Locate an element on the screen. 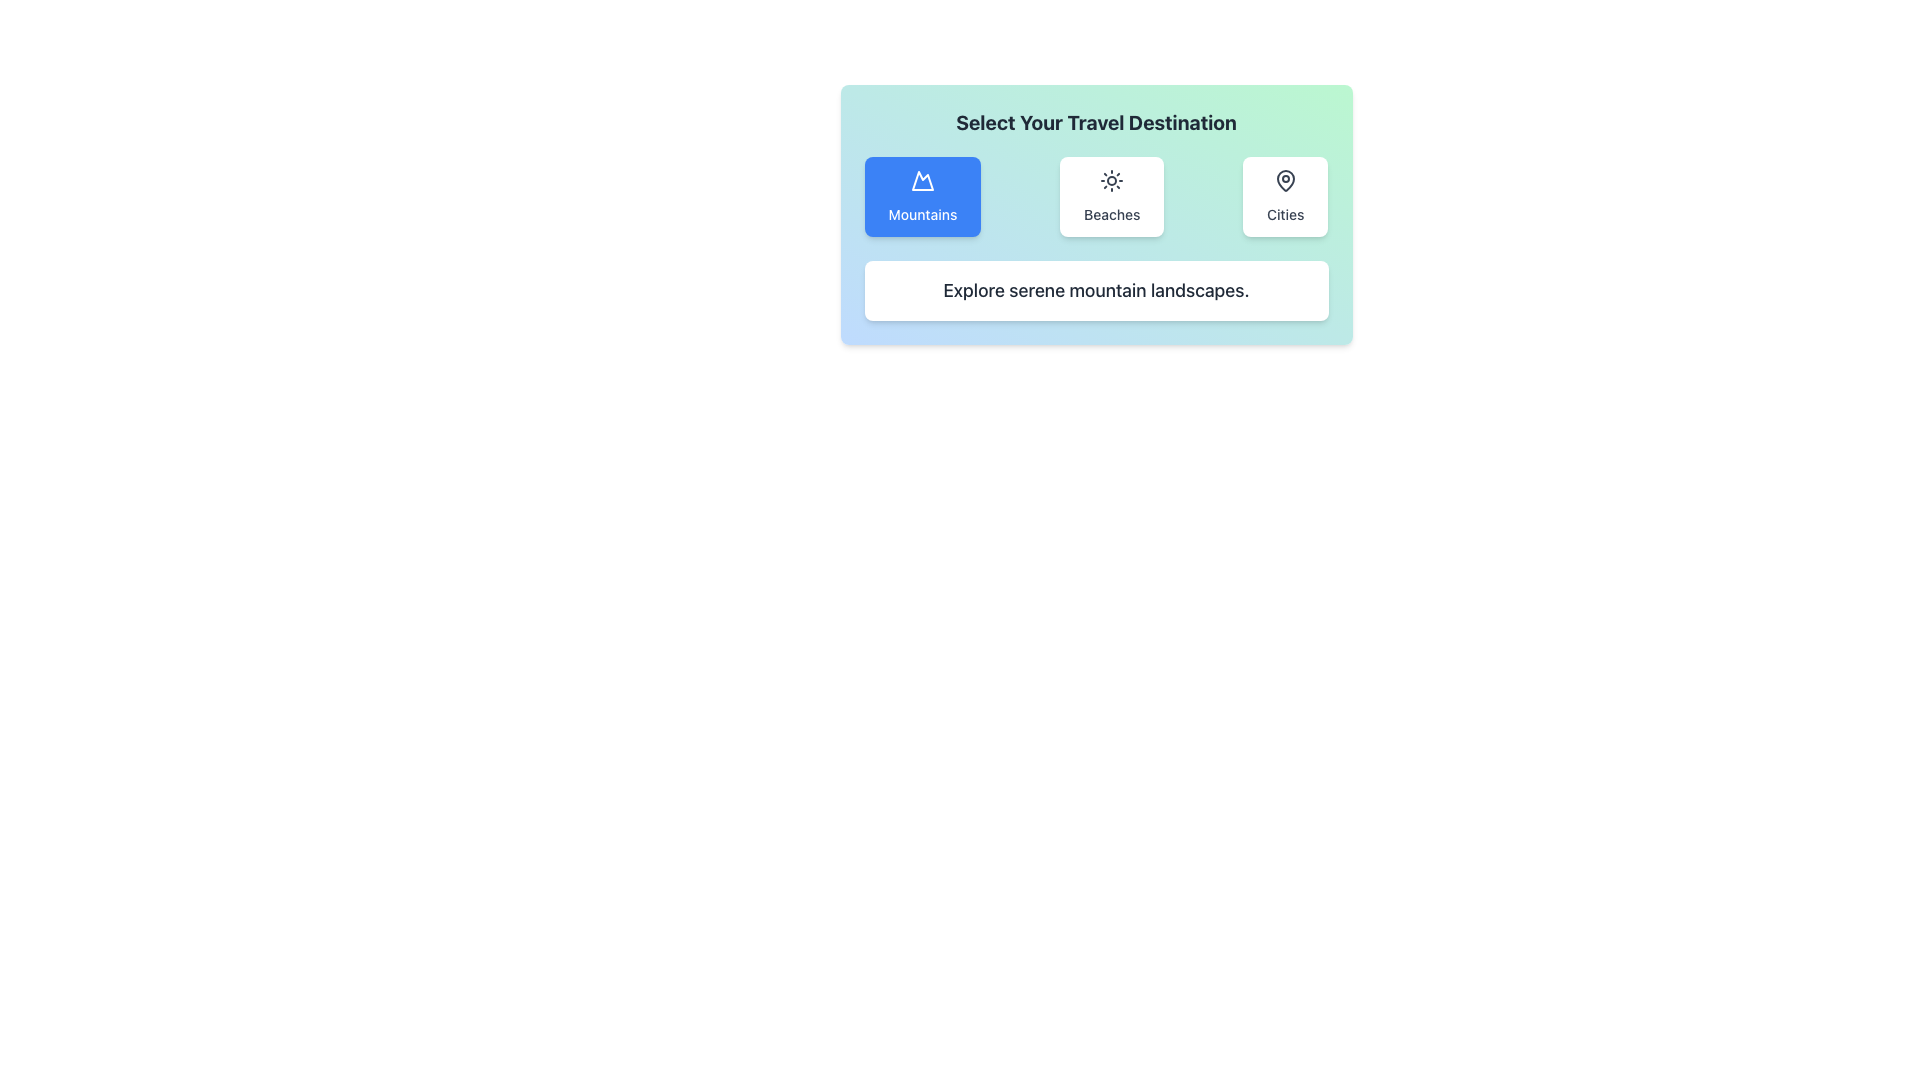  the mountain peak icon within the button labeled 'Mountains', which is located on the leftmost side of a horizontal group of three buttons under the text 'Select Your Travel Destination' is located at coordinates (921, 181).